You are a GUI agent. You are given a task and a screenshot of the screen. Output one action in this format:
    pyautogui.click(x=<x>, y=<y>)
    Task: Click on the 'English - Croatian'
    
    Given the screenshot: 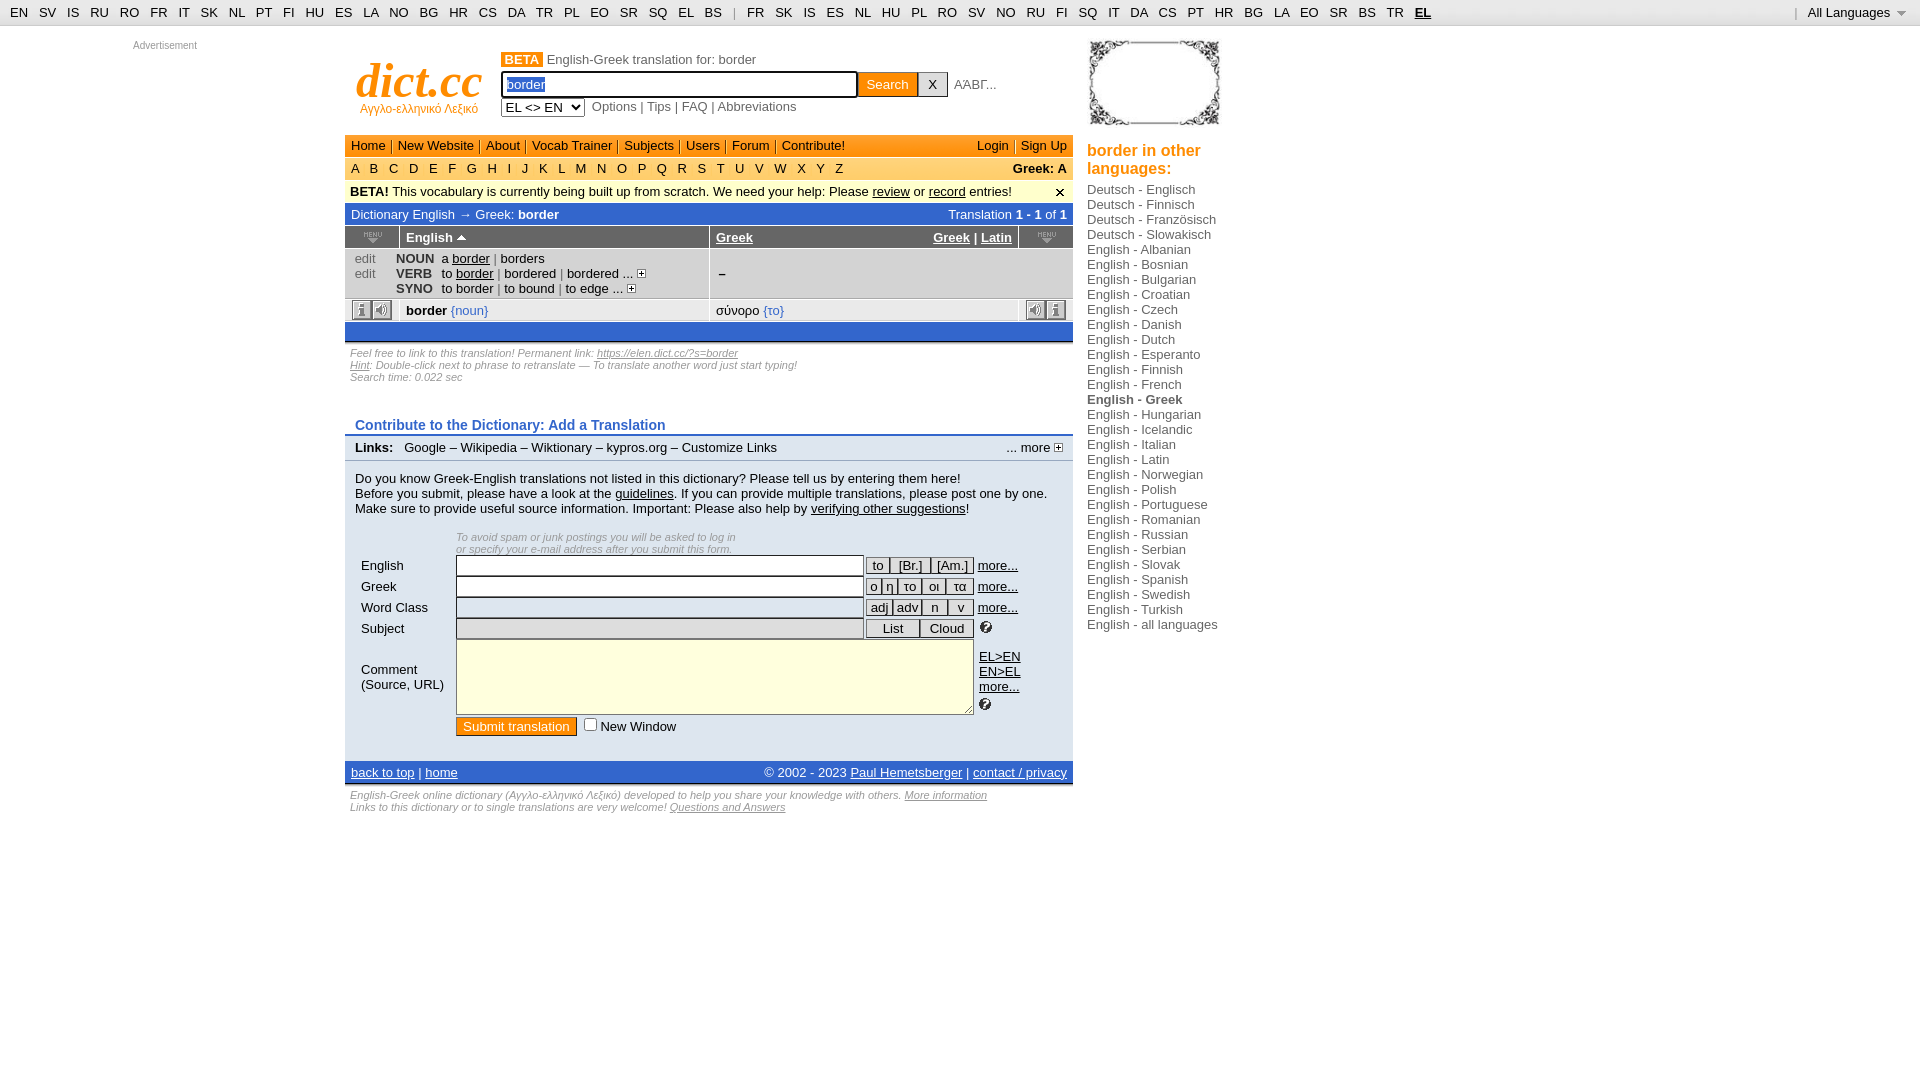 What is the action you would take?
    pyautogui.click(x=1138, y=294)
    